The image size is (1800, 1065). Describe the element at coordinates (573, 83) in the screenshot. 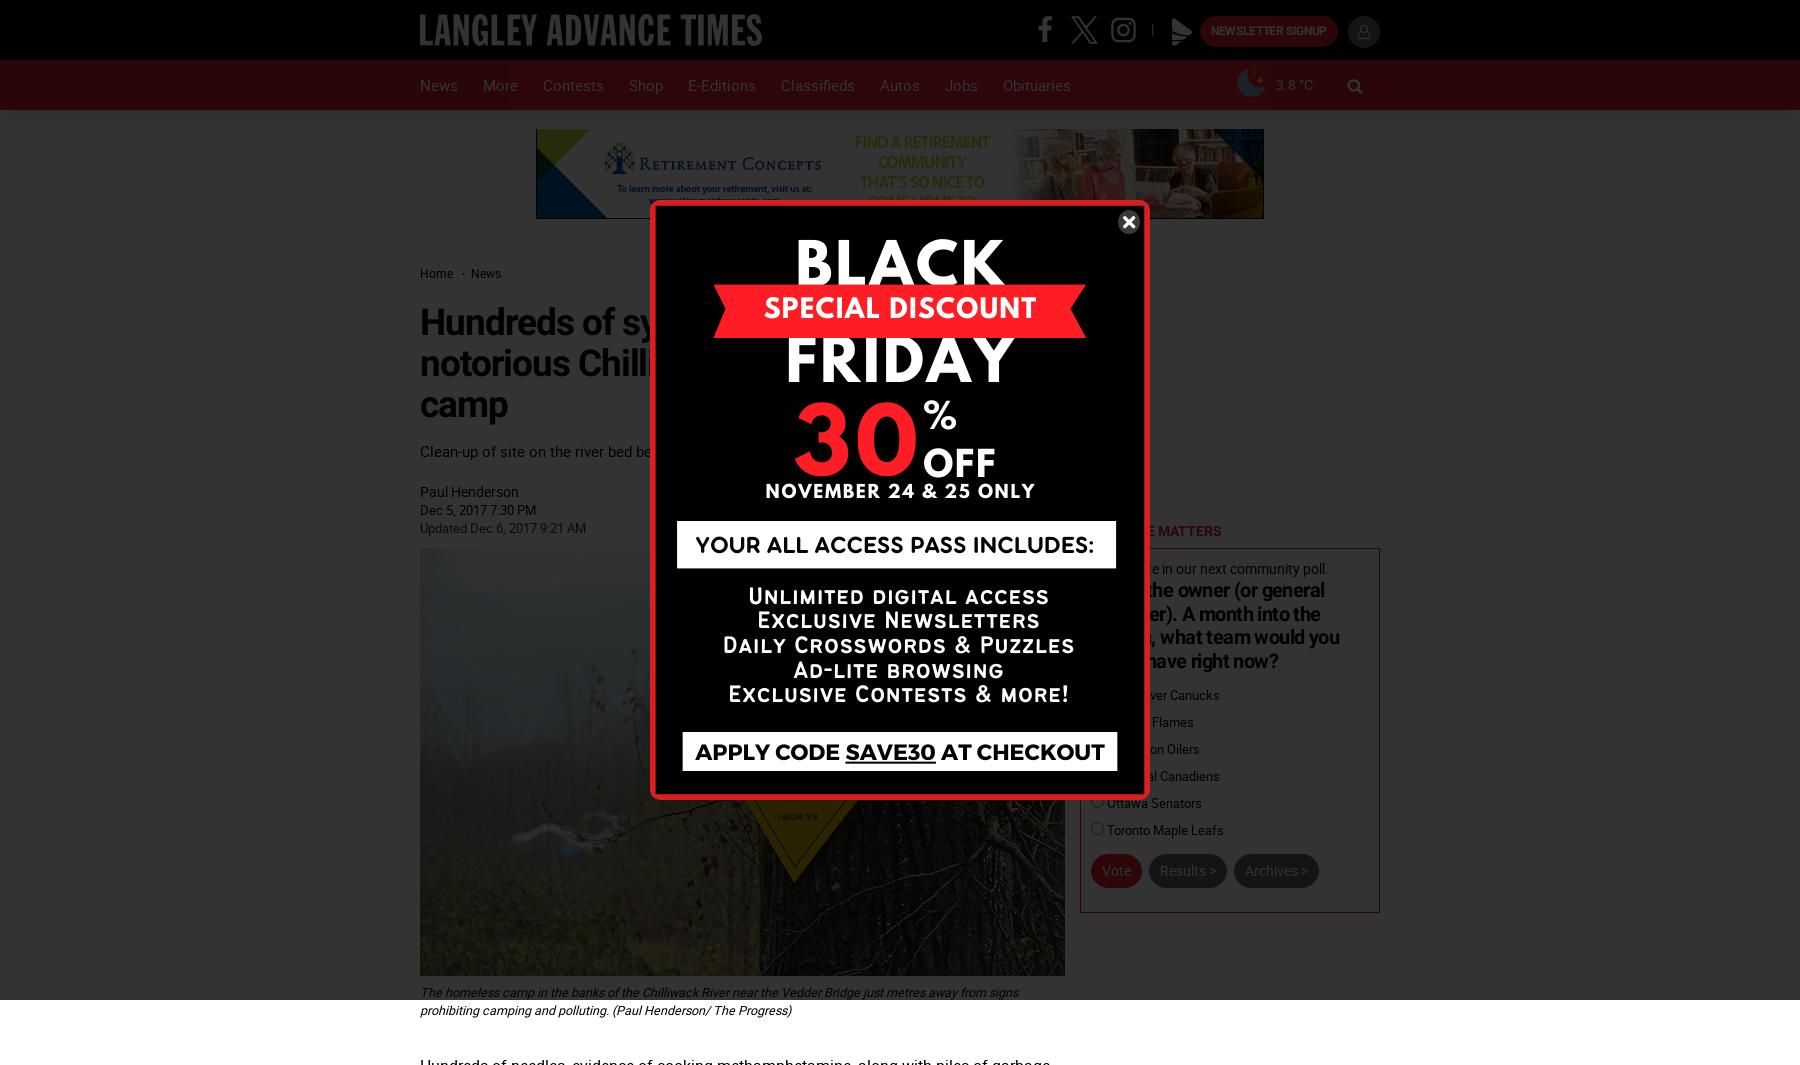

I see `'Contests'` at that location.